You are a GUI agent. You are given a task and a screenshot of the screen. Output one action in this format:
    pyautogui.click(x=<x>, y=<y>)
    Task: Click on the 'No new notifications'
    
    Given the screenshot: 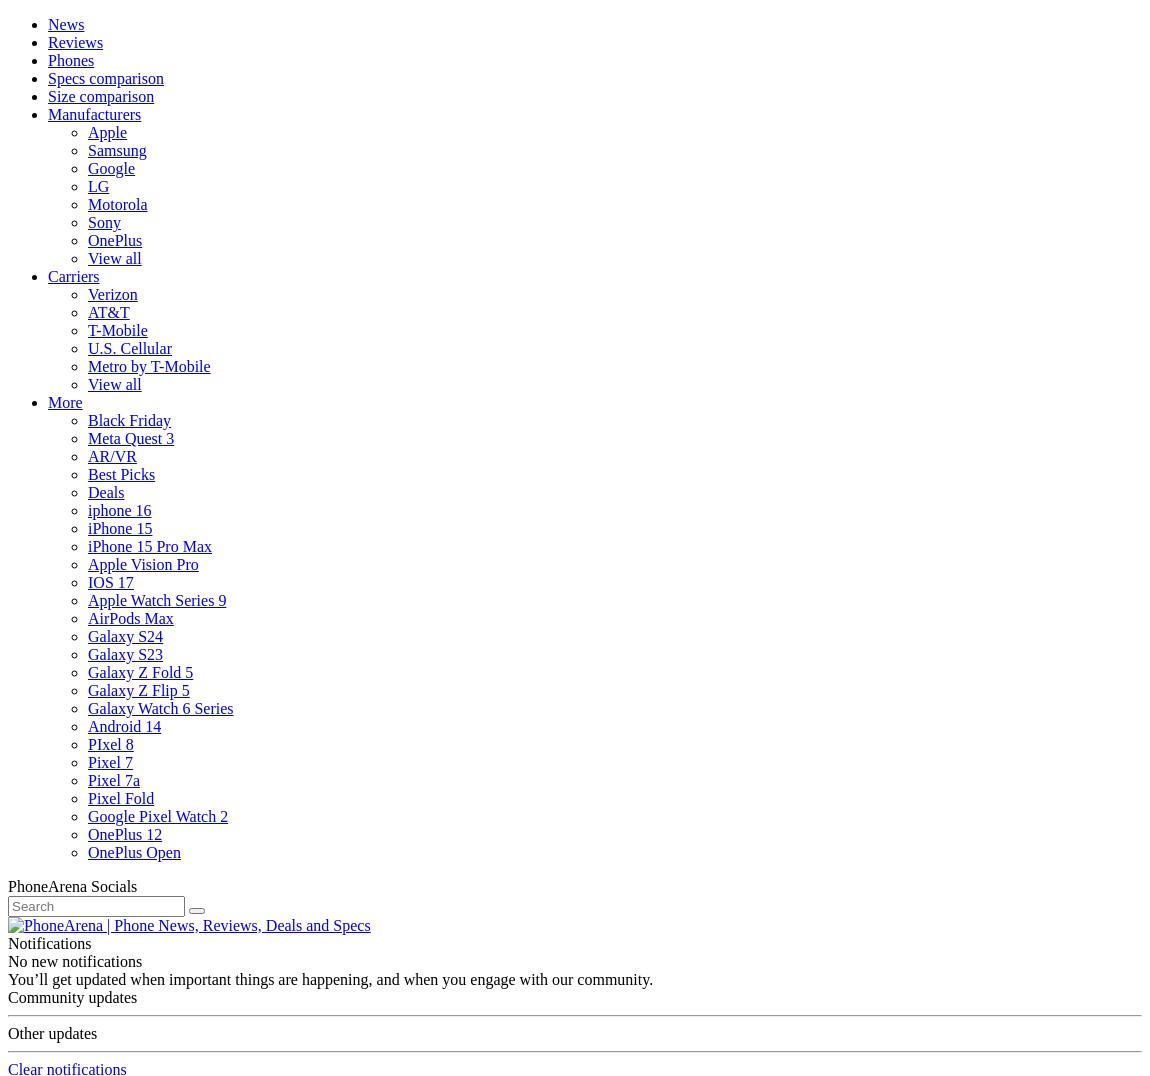 What is the action you would take?
    pyautogui.click(x=73, y=961)
    